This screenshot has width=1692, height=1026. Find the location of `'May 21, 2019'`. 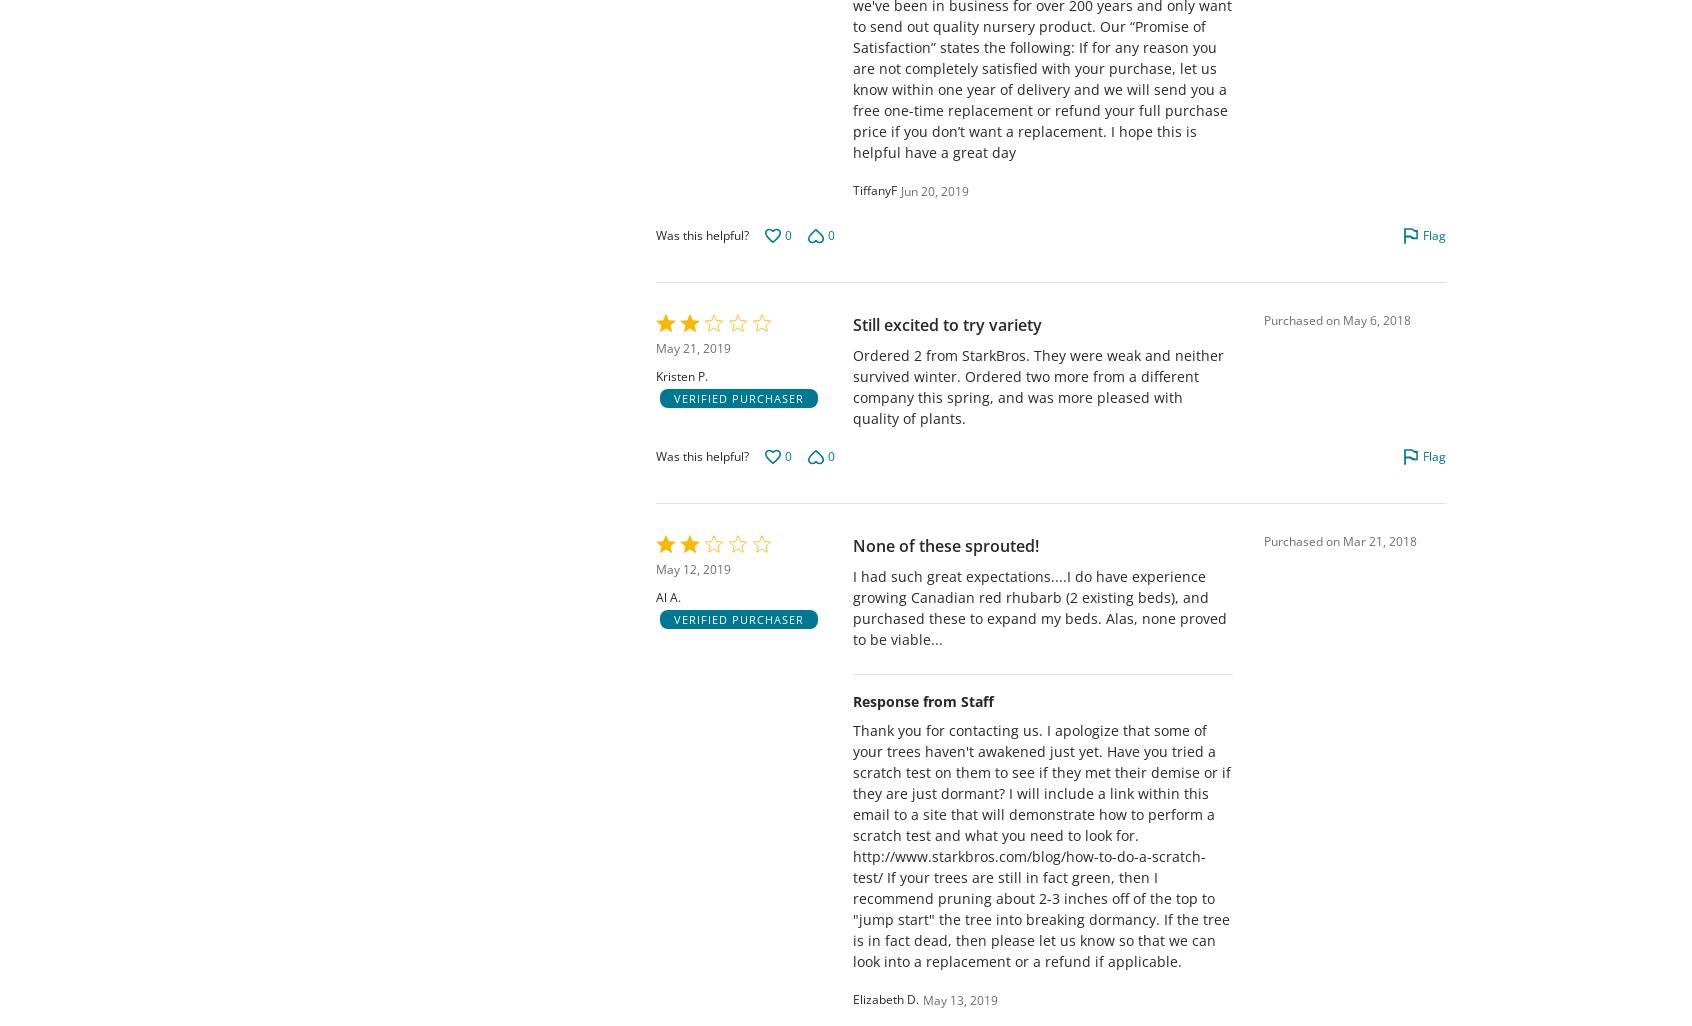

'May 21, 2019' is located at coordinates (693, 348).